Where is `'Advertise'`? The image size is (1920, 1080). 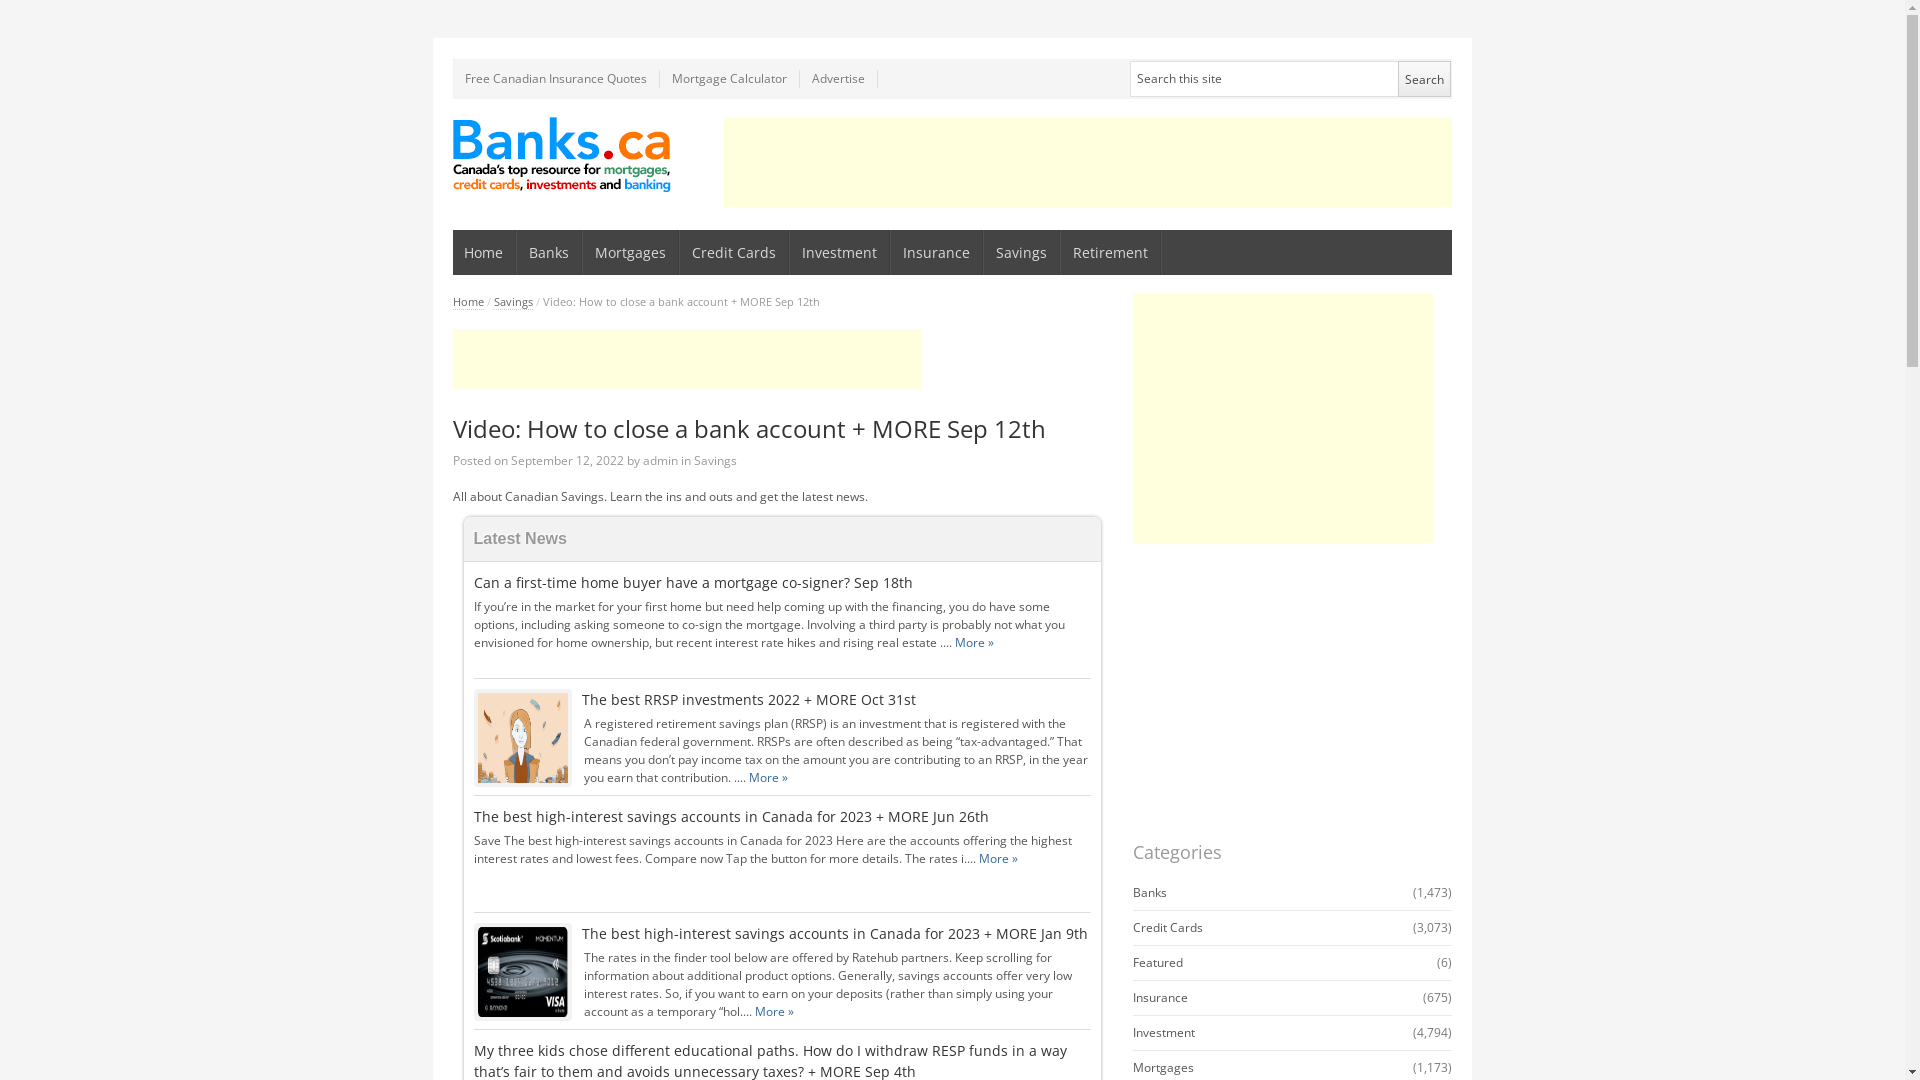 'Advertise' is located at coordinates (839, 77).